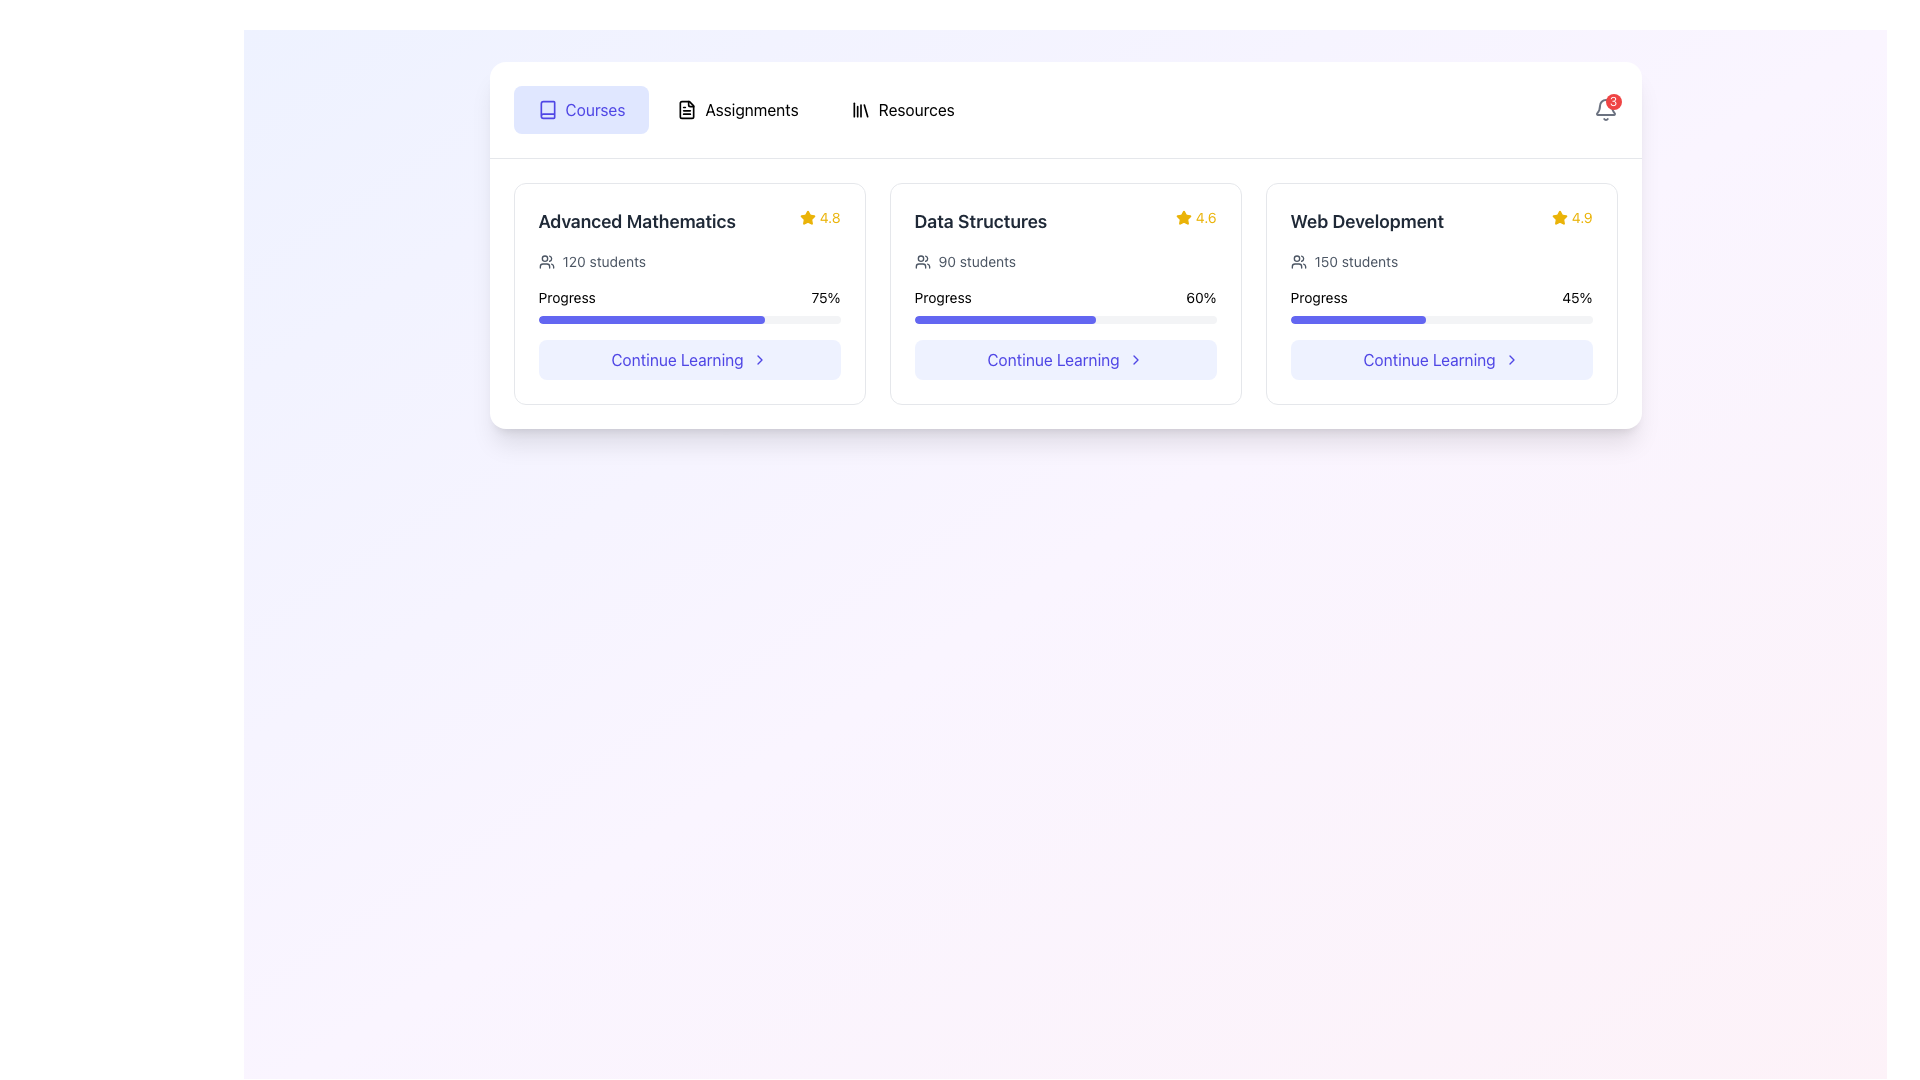 This screenshot has height=1080, width=1920. What do you see at coordinates (1441, 319) in the screenshot?
I see `the progress level of the narrow horizontal progress bar located in the 'Web Development' card beneath the 'Progress' text, which shows a 45% completion level` at bounding box center [1441, 319].